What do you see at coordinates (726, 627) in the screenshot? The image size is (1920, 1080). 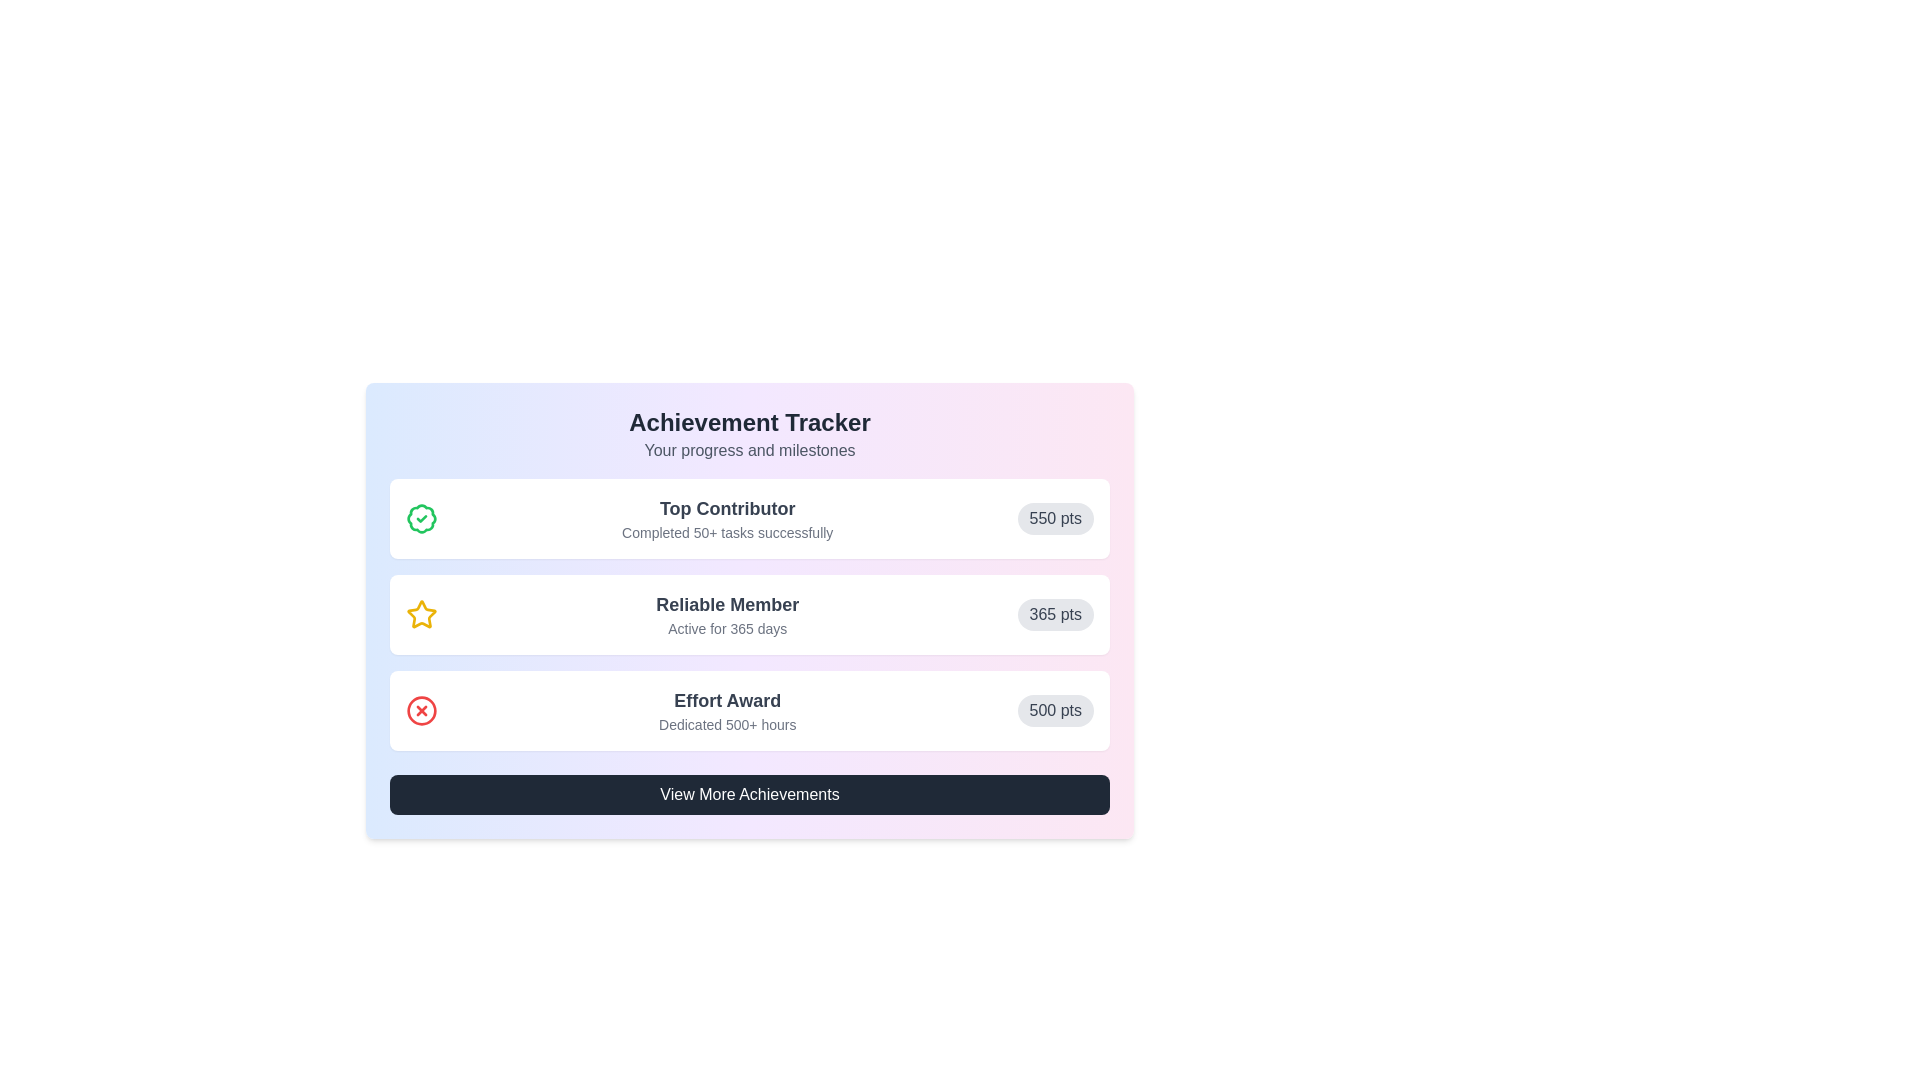 I see `the text label stating 'Active for 365 days.' positioned below 'Reliable Member.'` at bounding box center [726, 627].